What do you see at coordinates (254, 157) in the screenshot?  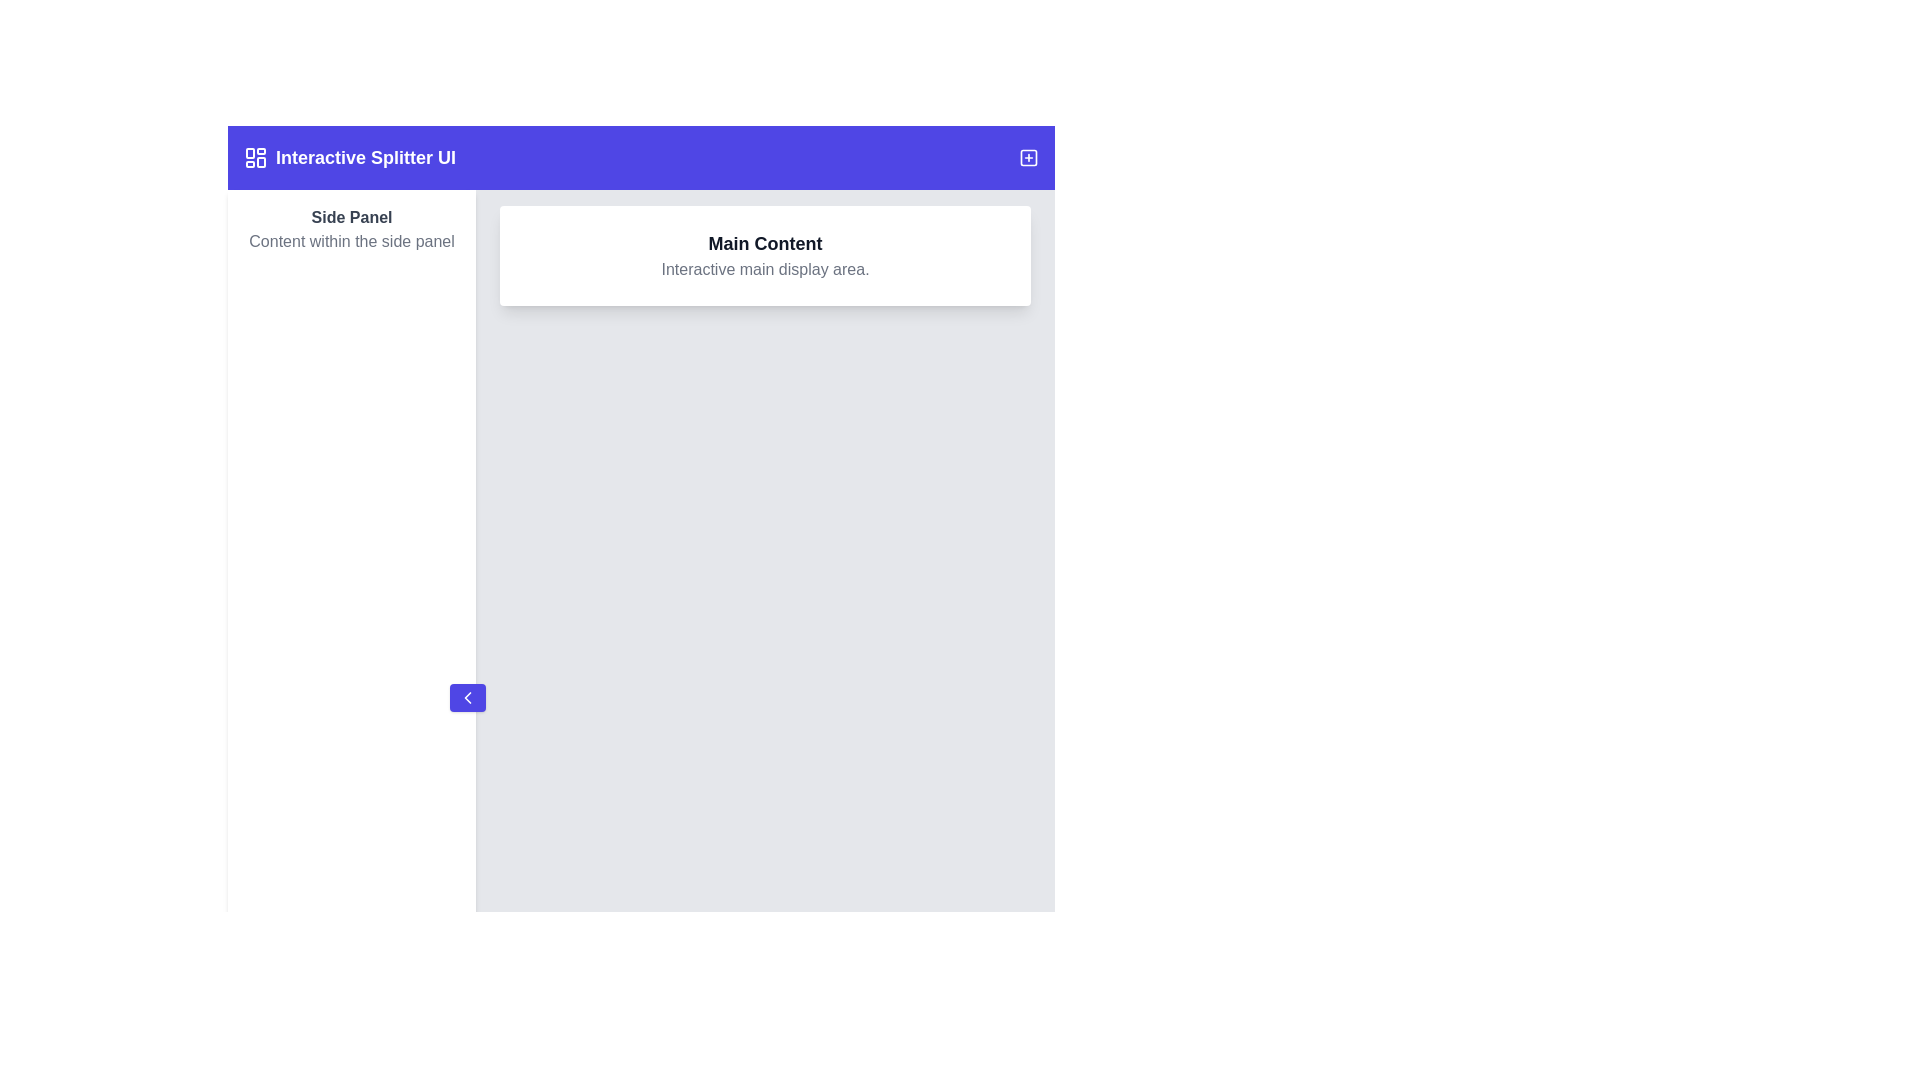 I see `the compact, square grid-like icon with four smaller squares from its position at the top-left corner of the interface` at bounding box center [254, 157].